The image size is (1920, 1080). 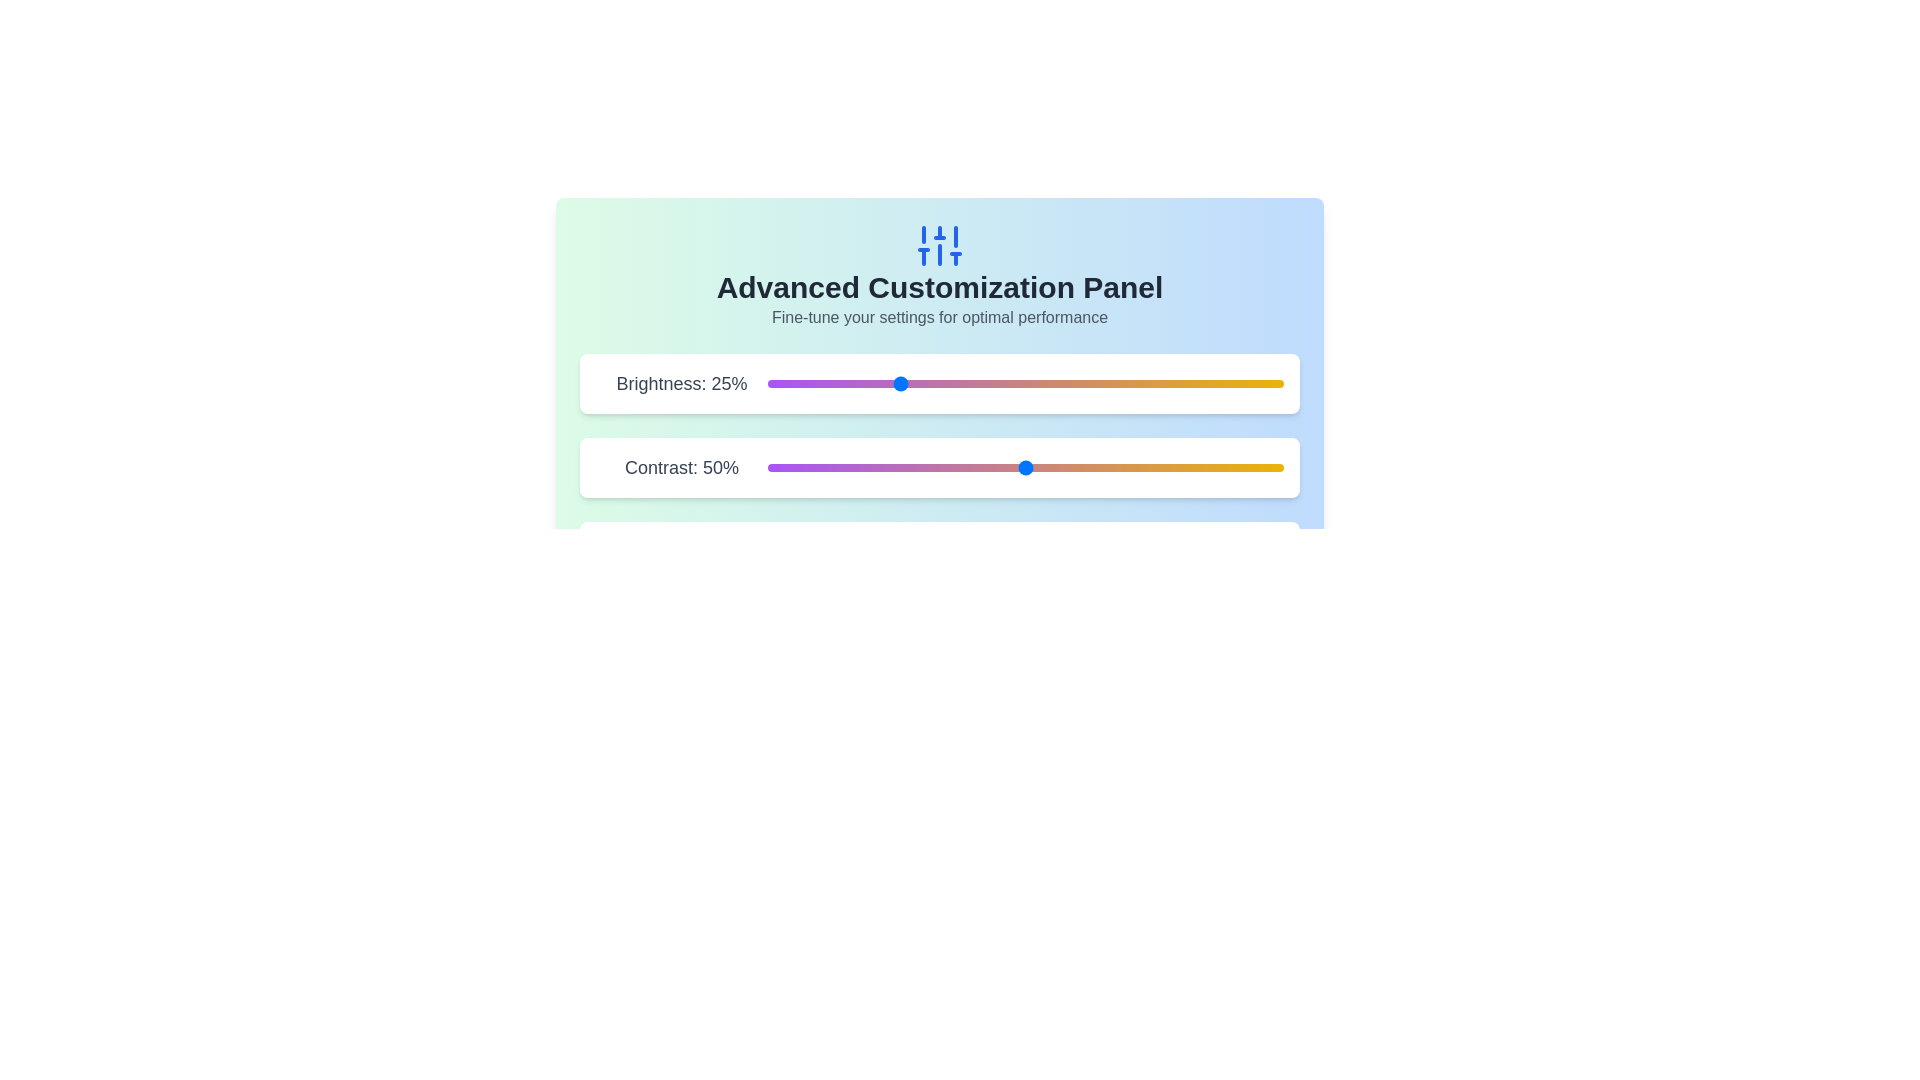 I want to click on the brightness slider to 28%, so click(x=911, y=384).